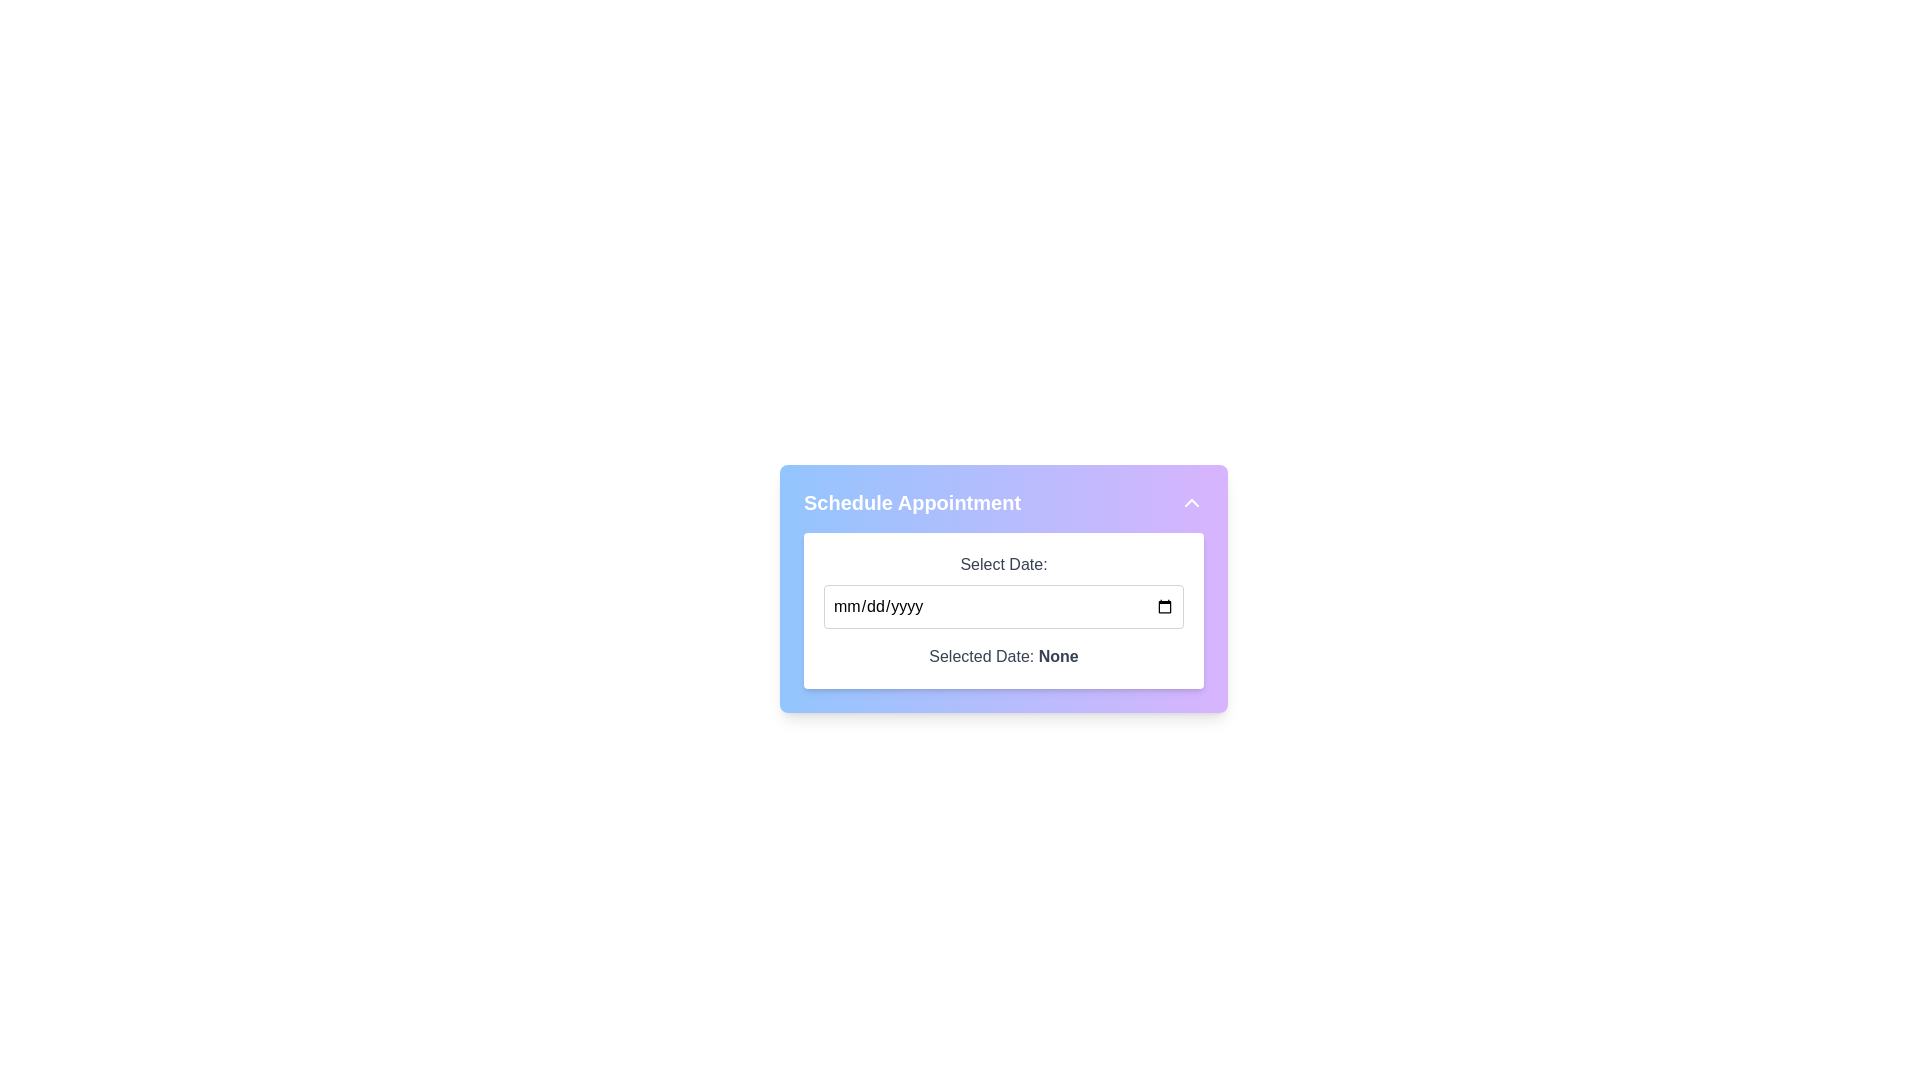 The height and width of the screenshot is (1080, 1920). I want to click on bold-styled text component displaying the word 'None' located beneath the label 'Selected Date:' on the white panel, so click(1057, 656).